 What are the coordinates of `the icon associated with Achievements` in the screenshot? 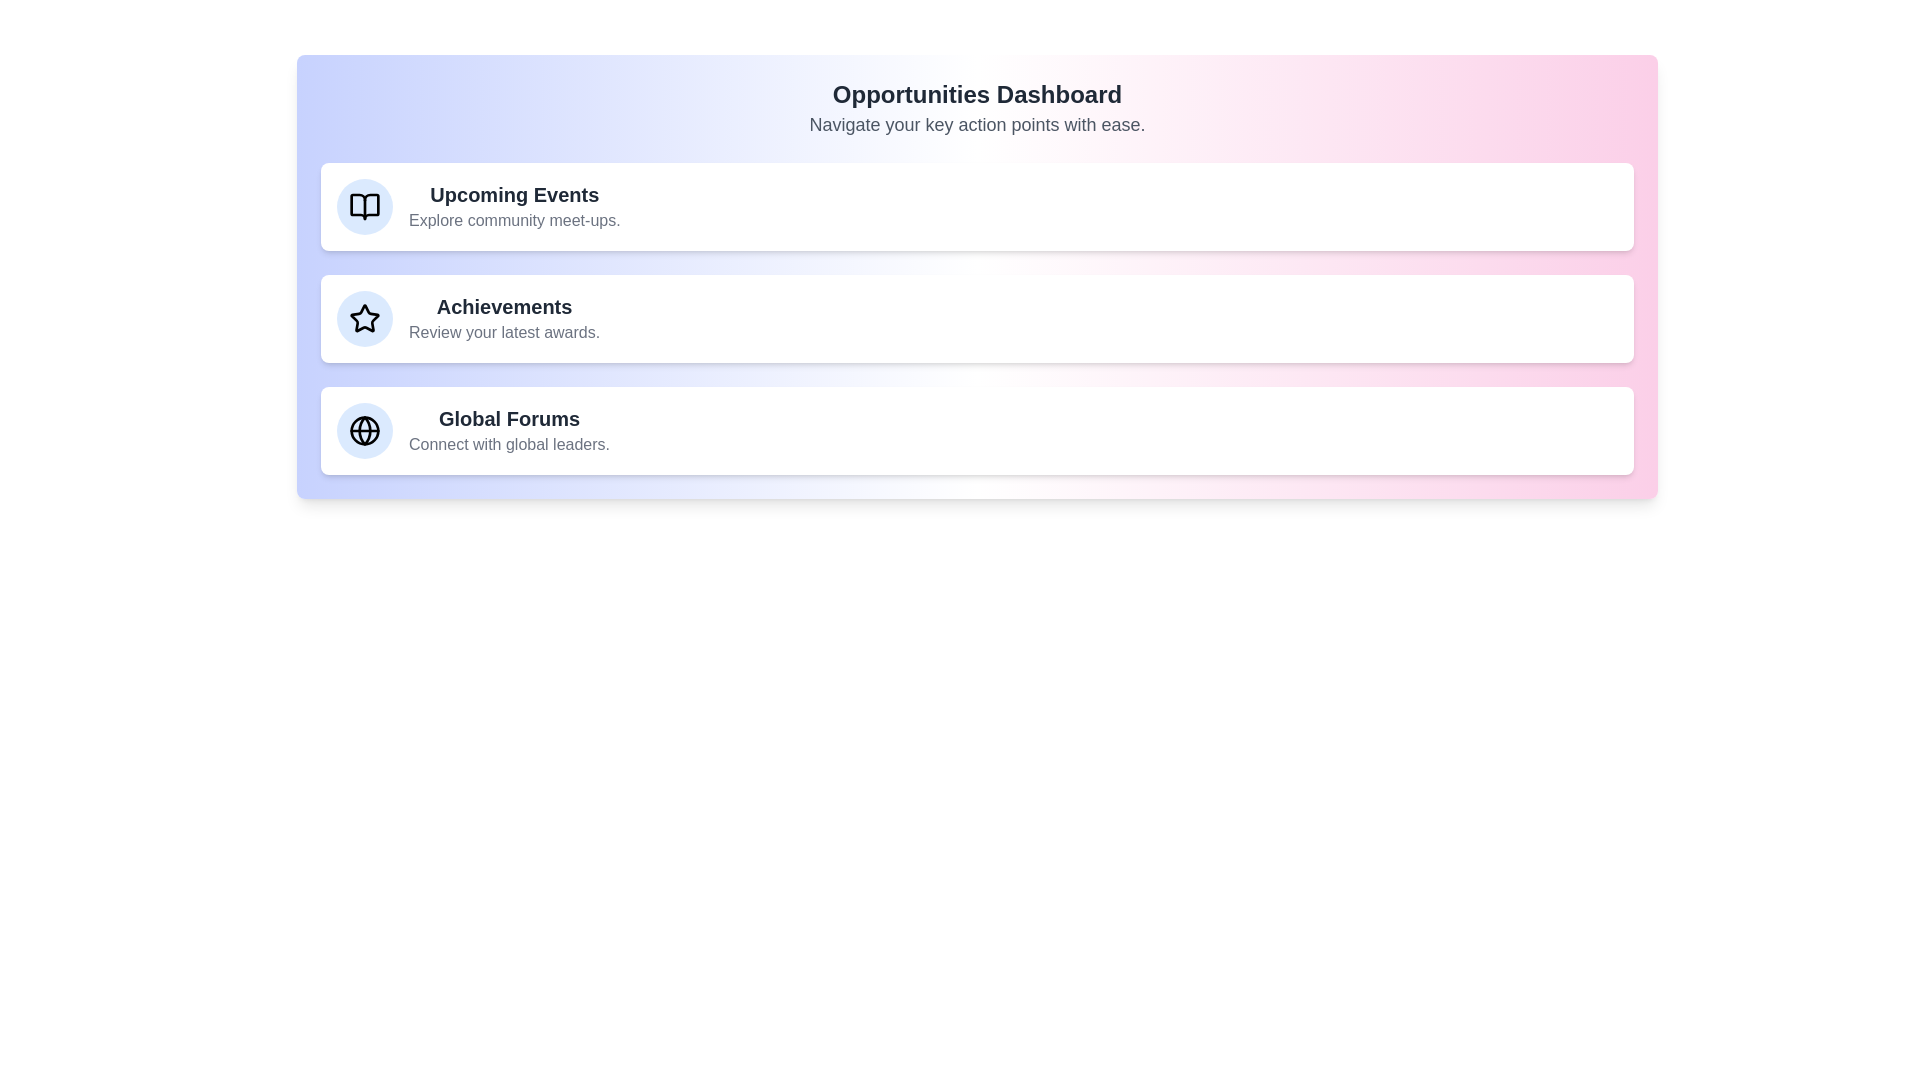 It's located at (364, 318).